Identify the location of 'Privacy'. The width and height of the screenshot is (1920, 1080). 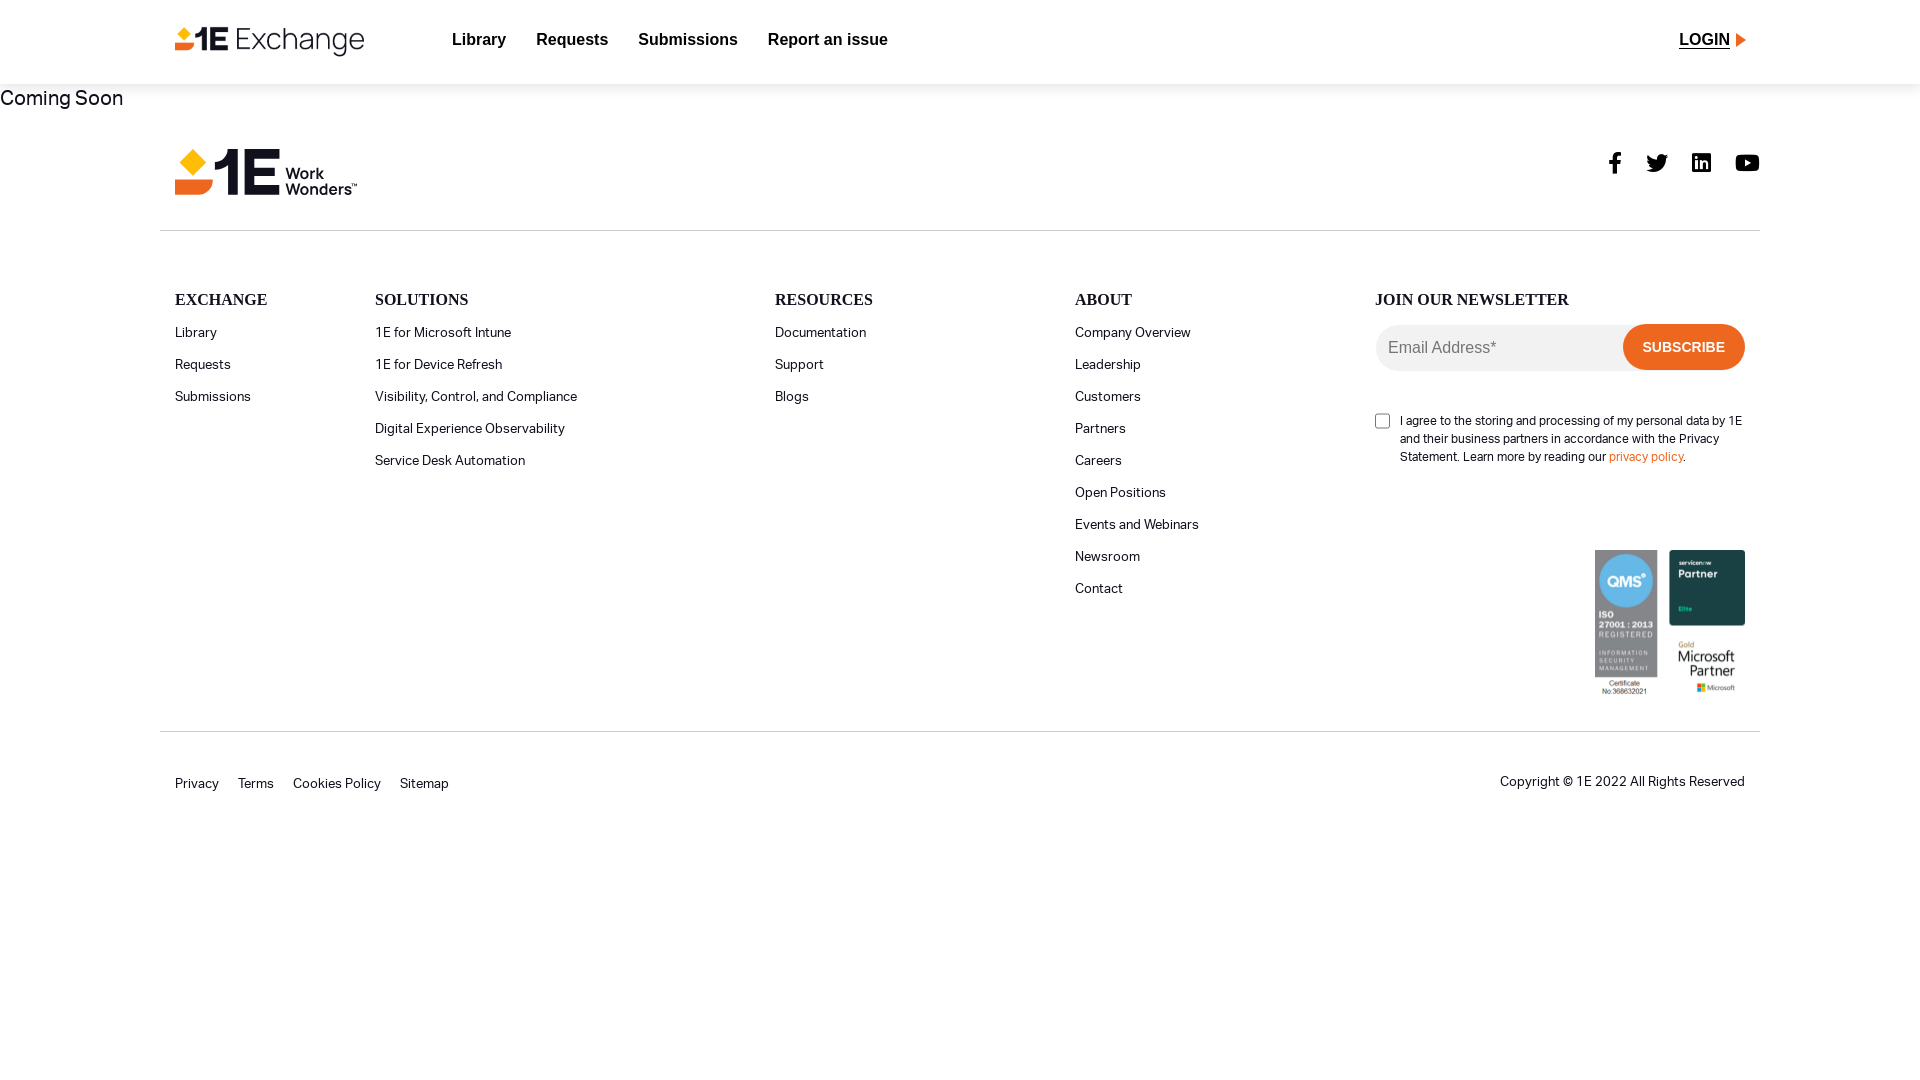
(196, 783).